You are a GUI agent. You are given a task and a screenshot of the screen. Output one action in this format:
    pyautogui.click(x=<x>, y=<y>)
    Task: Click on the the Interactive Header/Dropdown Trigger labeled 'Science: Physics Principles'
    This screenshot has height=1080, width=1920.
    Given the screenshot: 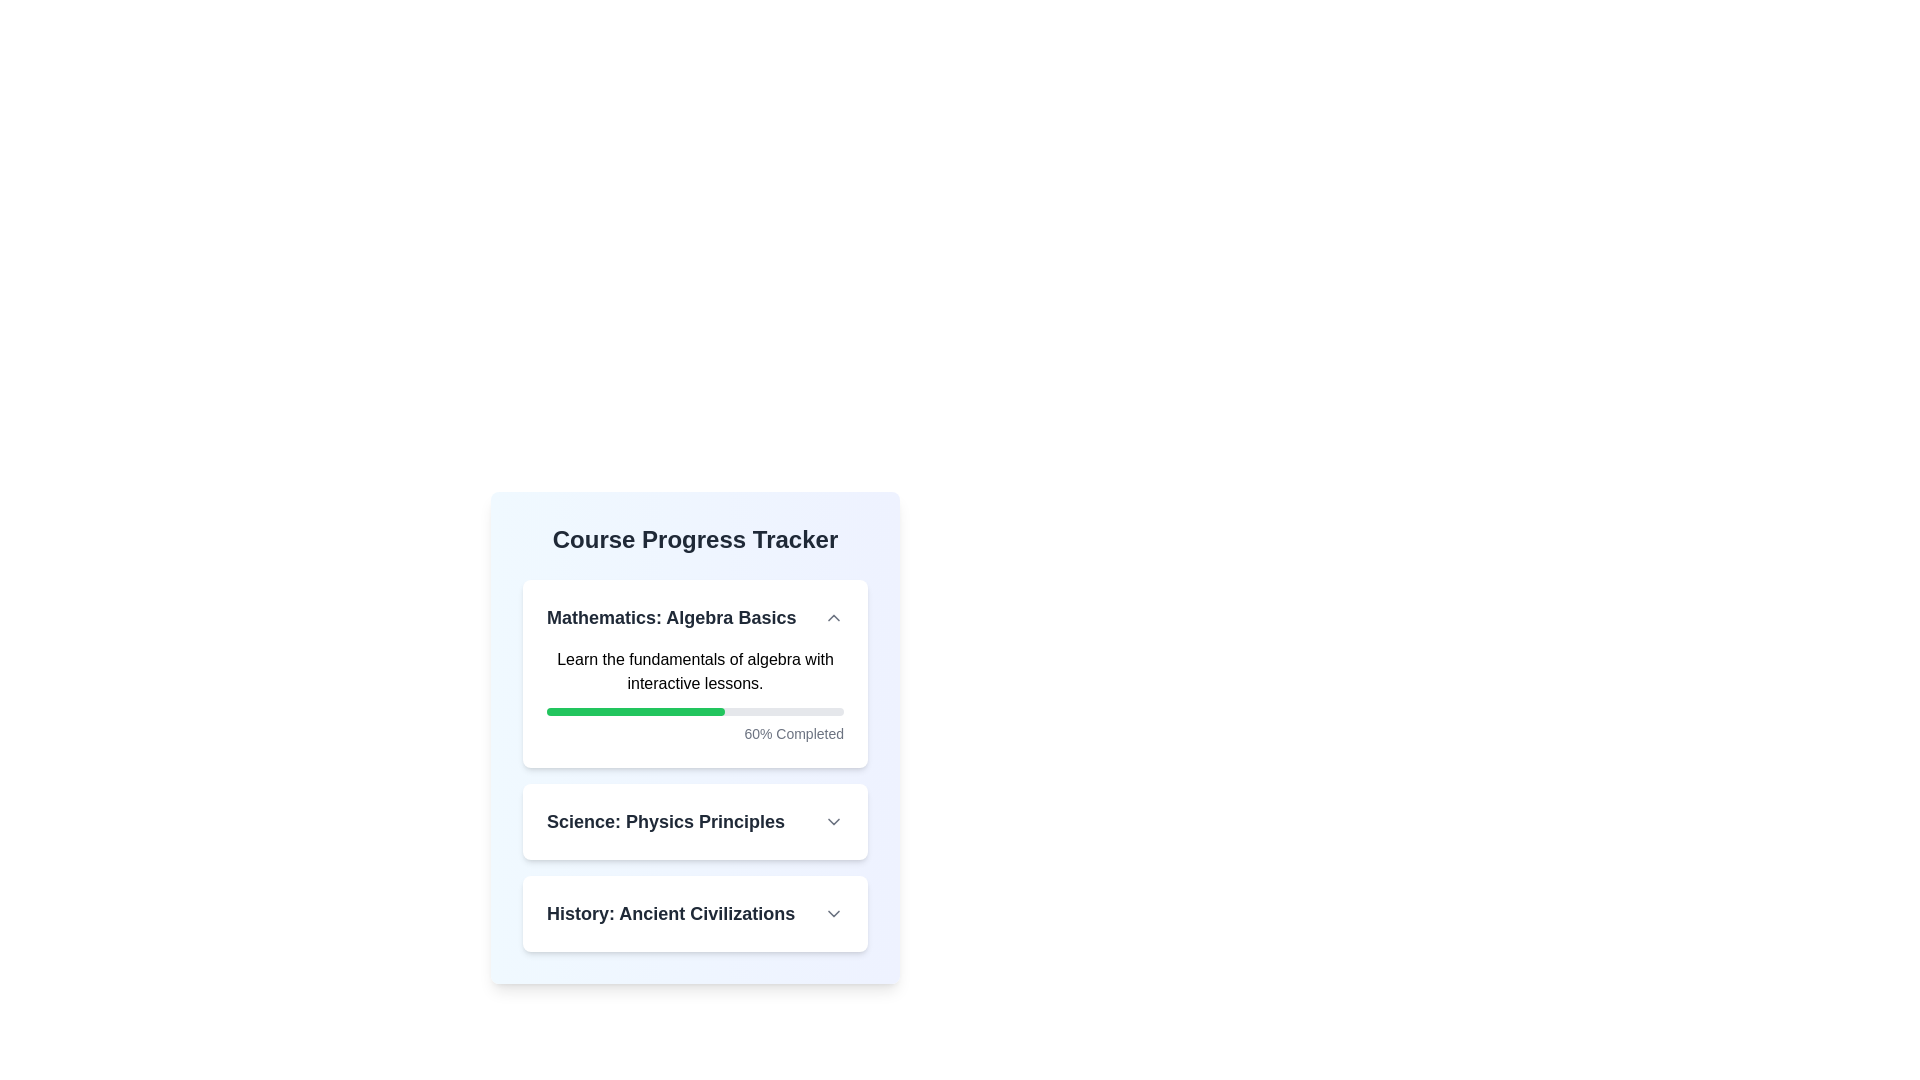 What is the action you would take?
    pyautogui.click(x=695, y=821)
    